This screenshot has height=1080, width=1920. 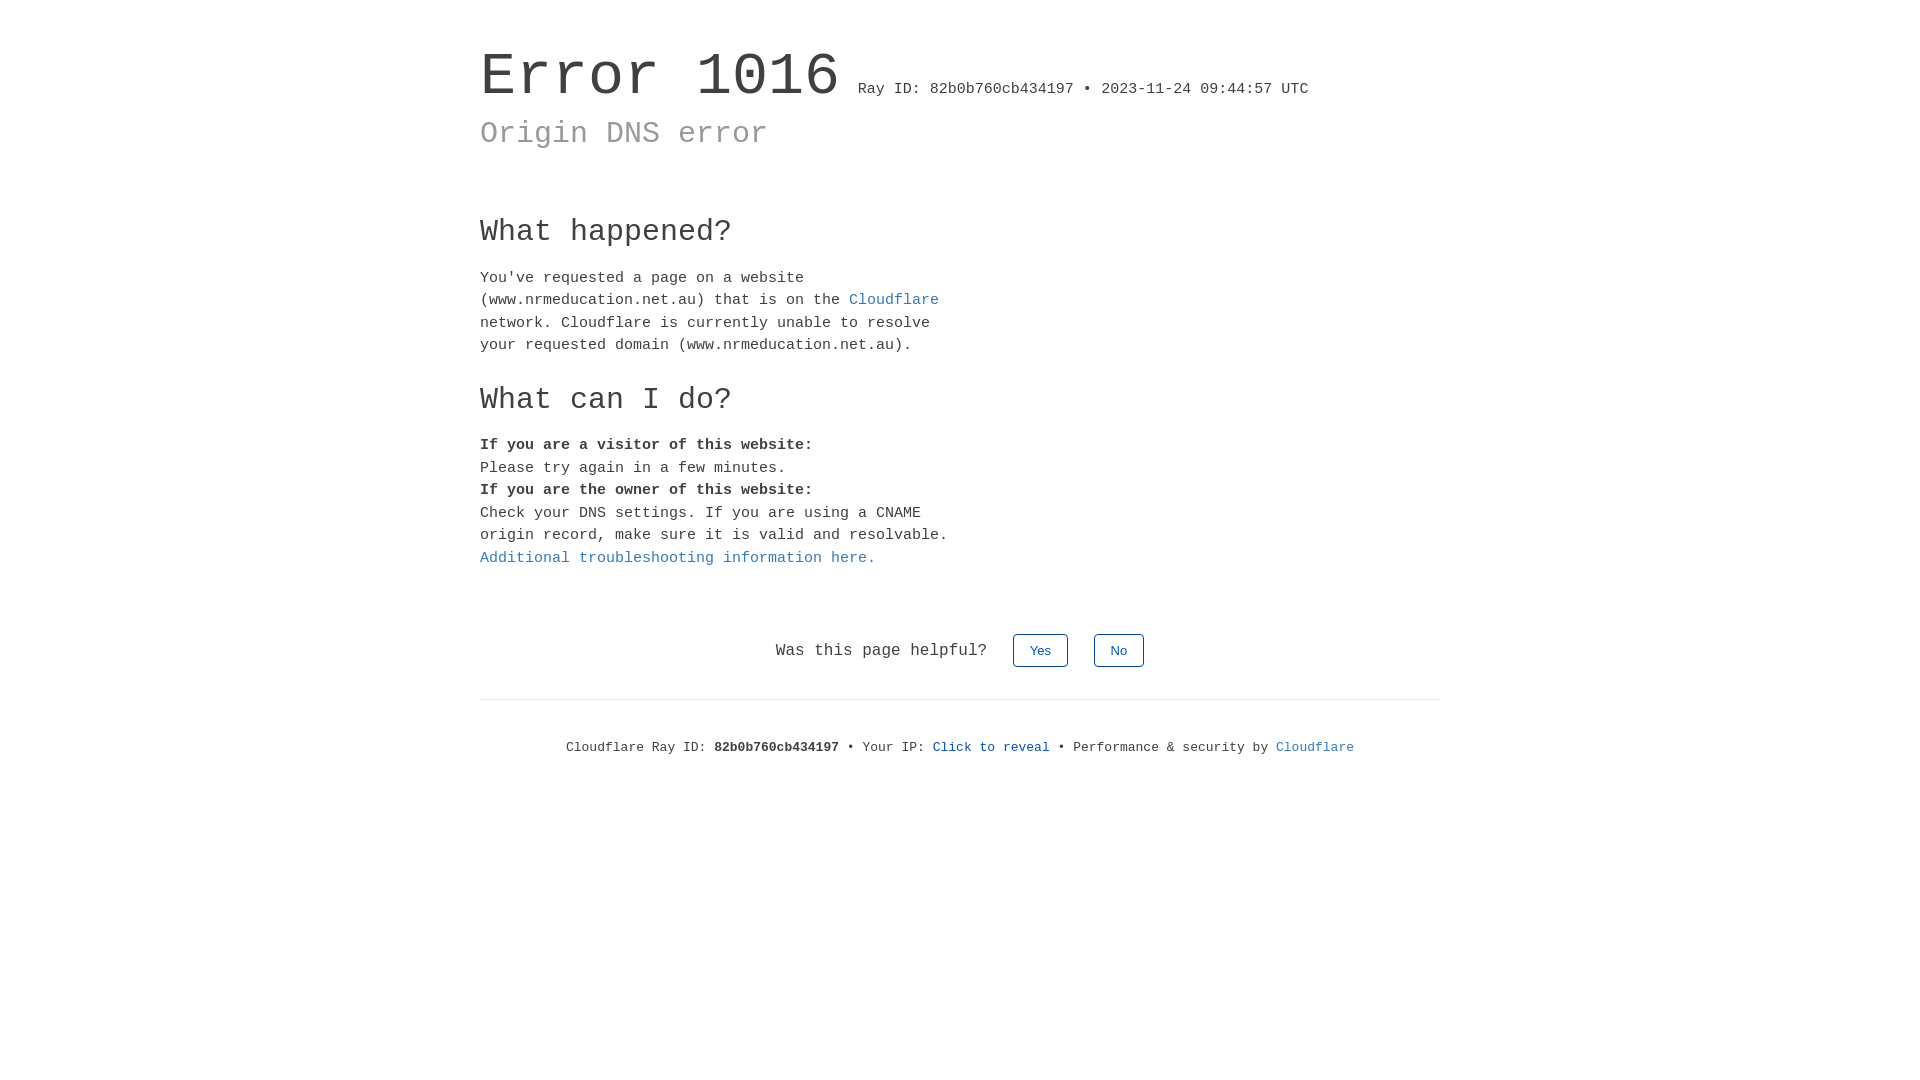 I want to click on 'No', so click(x=1118, y=650).